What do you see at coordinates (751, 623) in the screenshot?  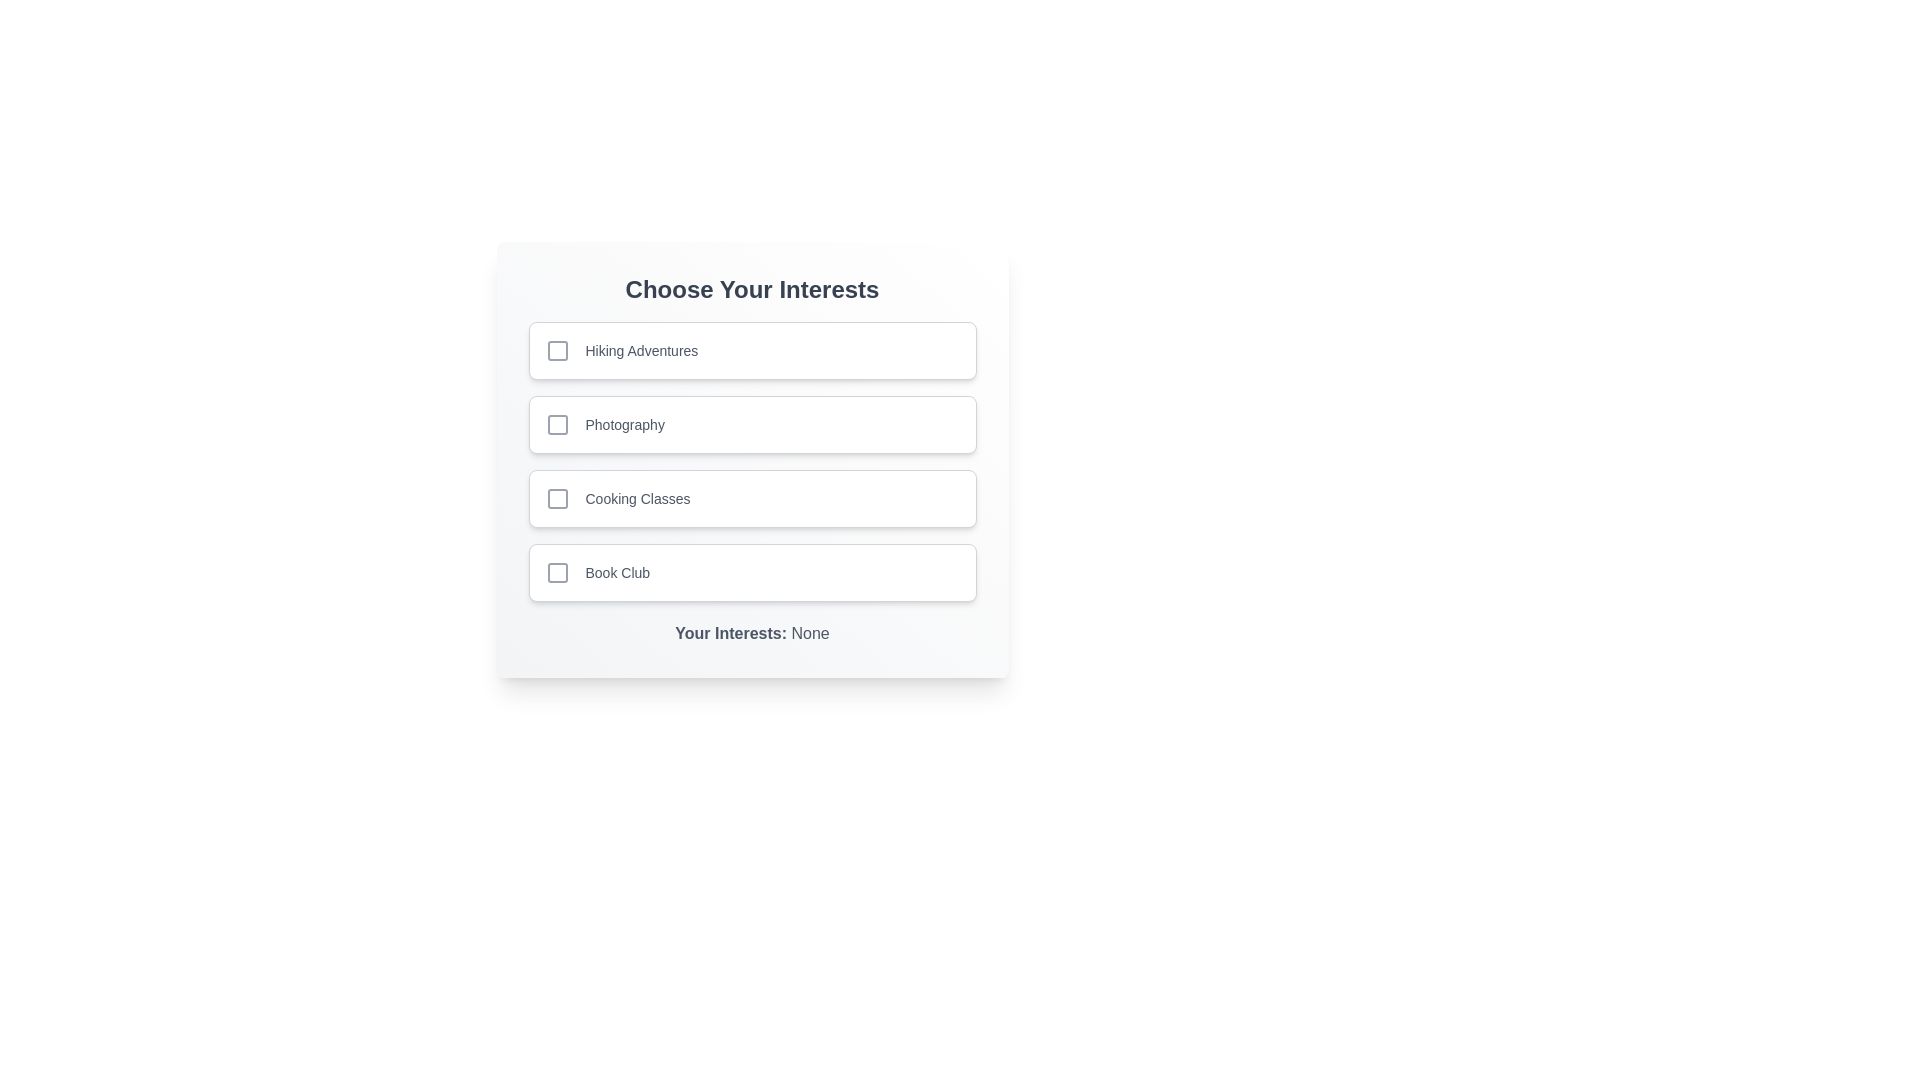 I see `the static text label that reads 'Your Interests: None', which is styled in gray and positioned at the bottom of a list of selectable items within a card interface` at bounding box center [751, 623].